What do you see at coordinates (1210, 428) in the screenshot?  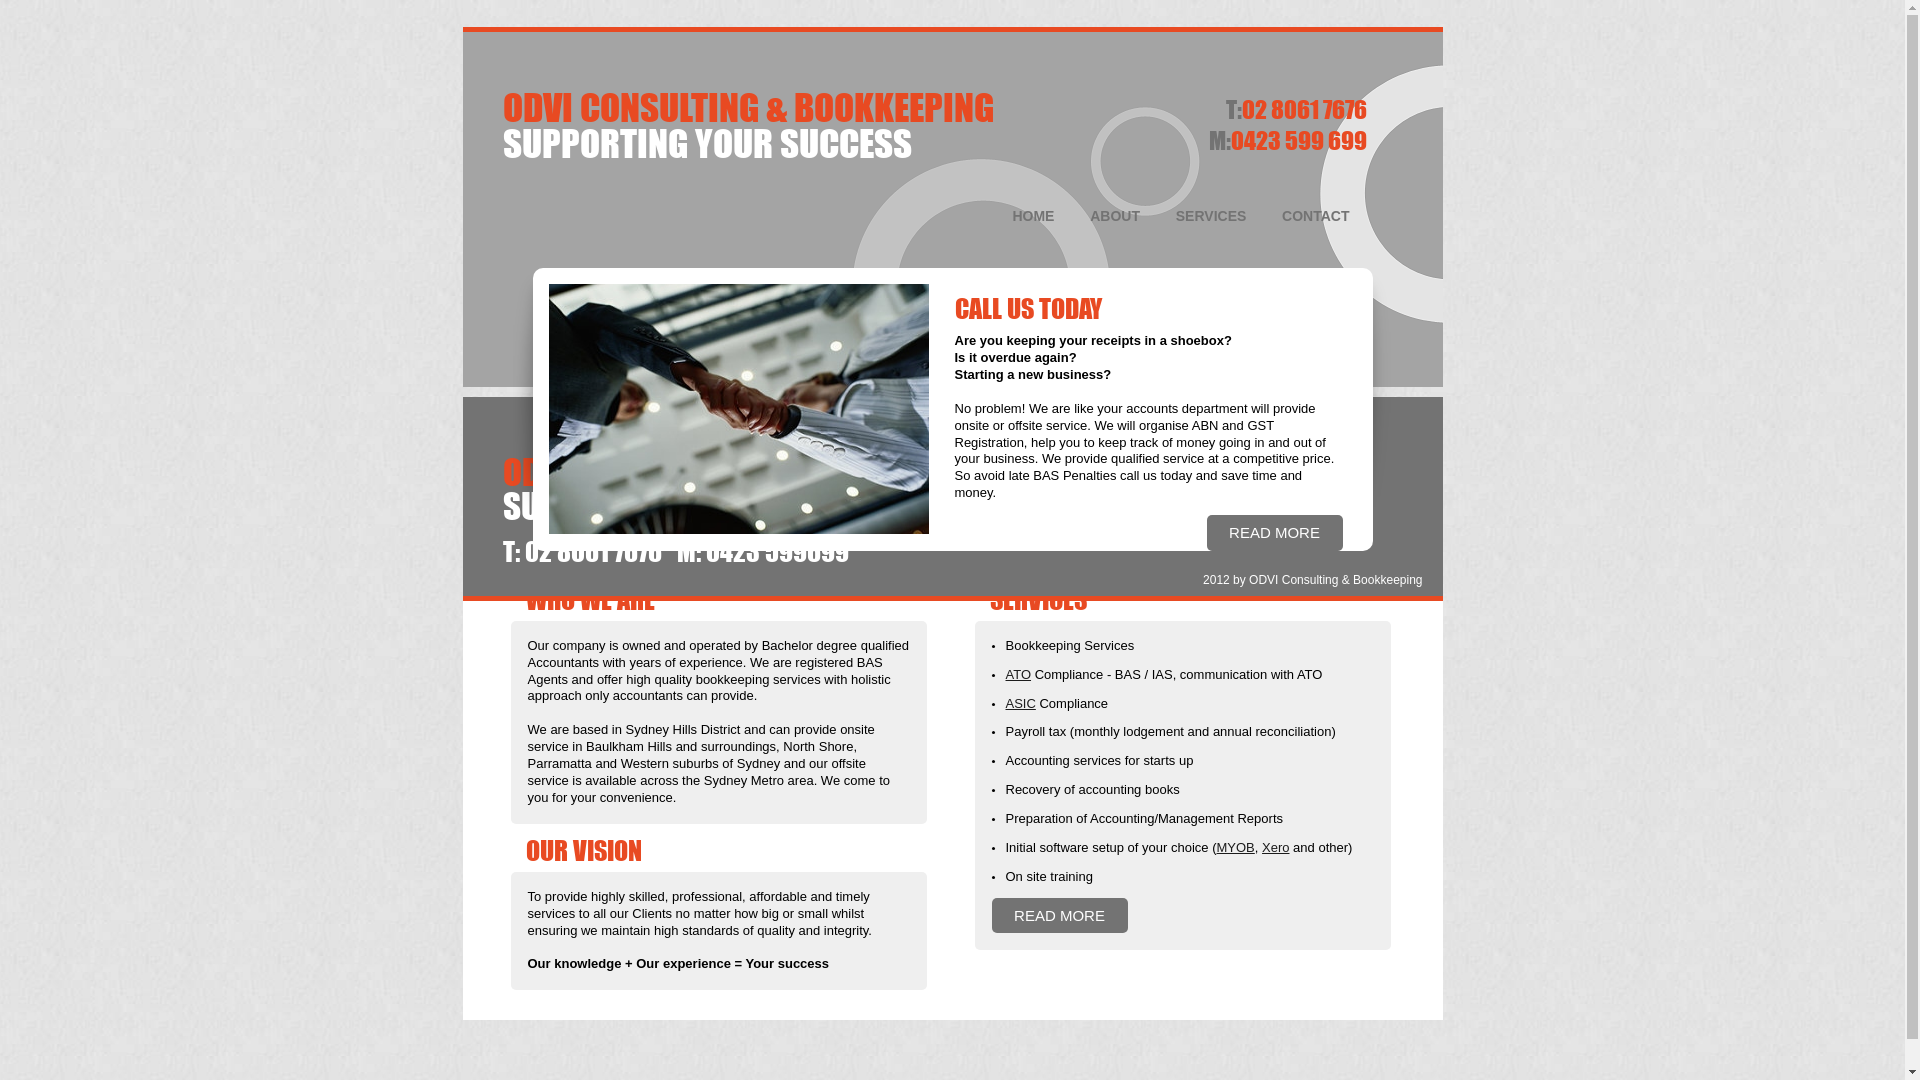 I see `'SERVICES'` at bounding box center [1210, 428].